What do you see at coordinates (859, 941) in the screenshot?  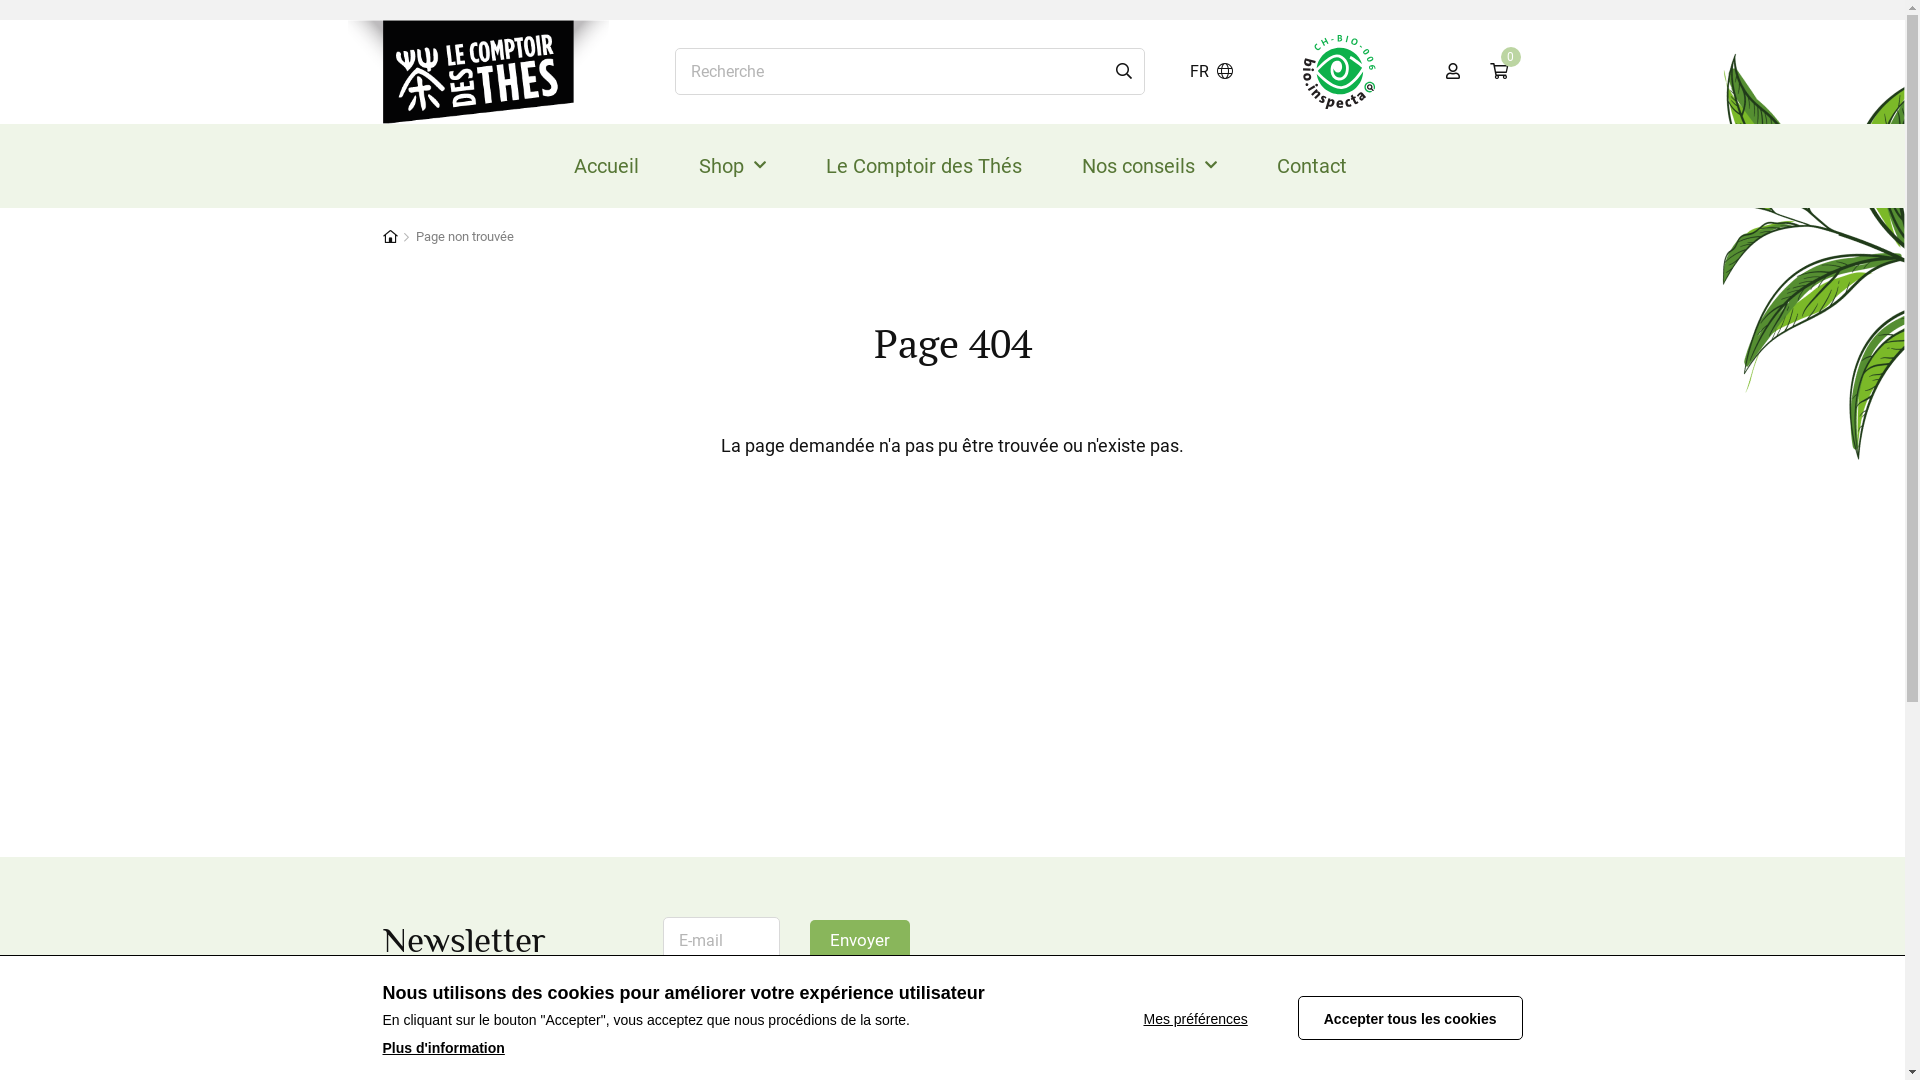 I see `'Envoyer'` at bounding box center [859, 941].